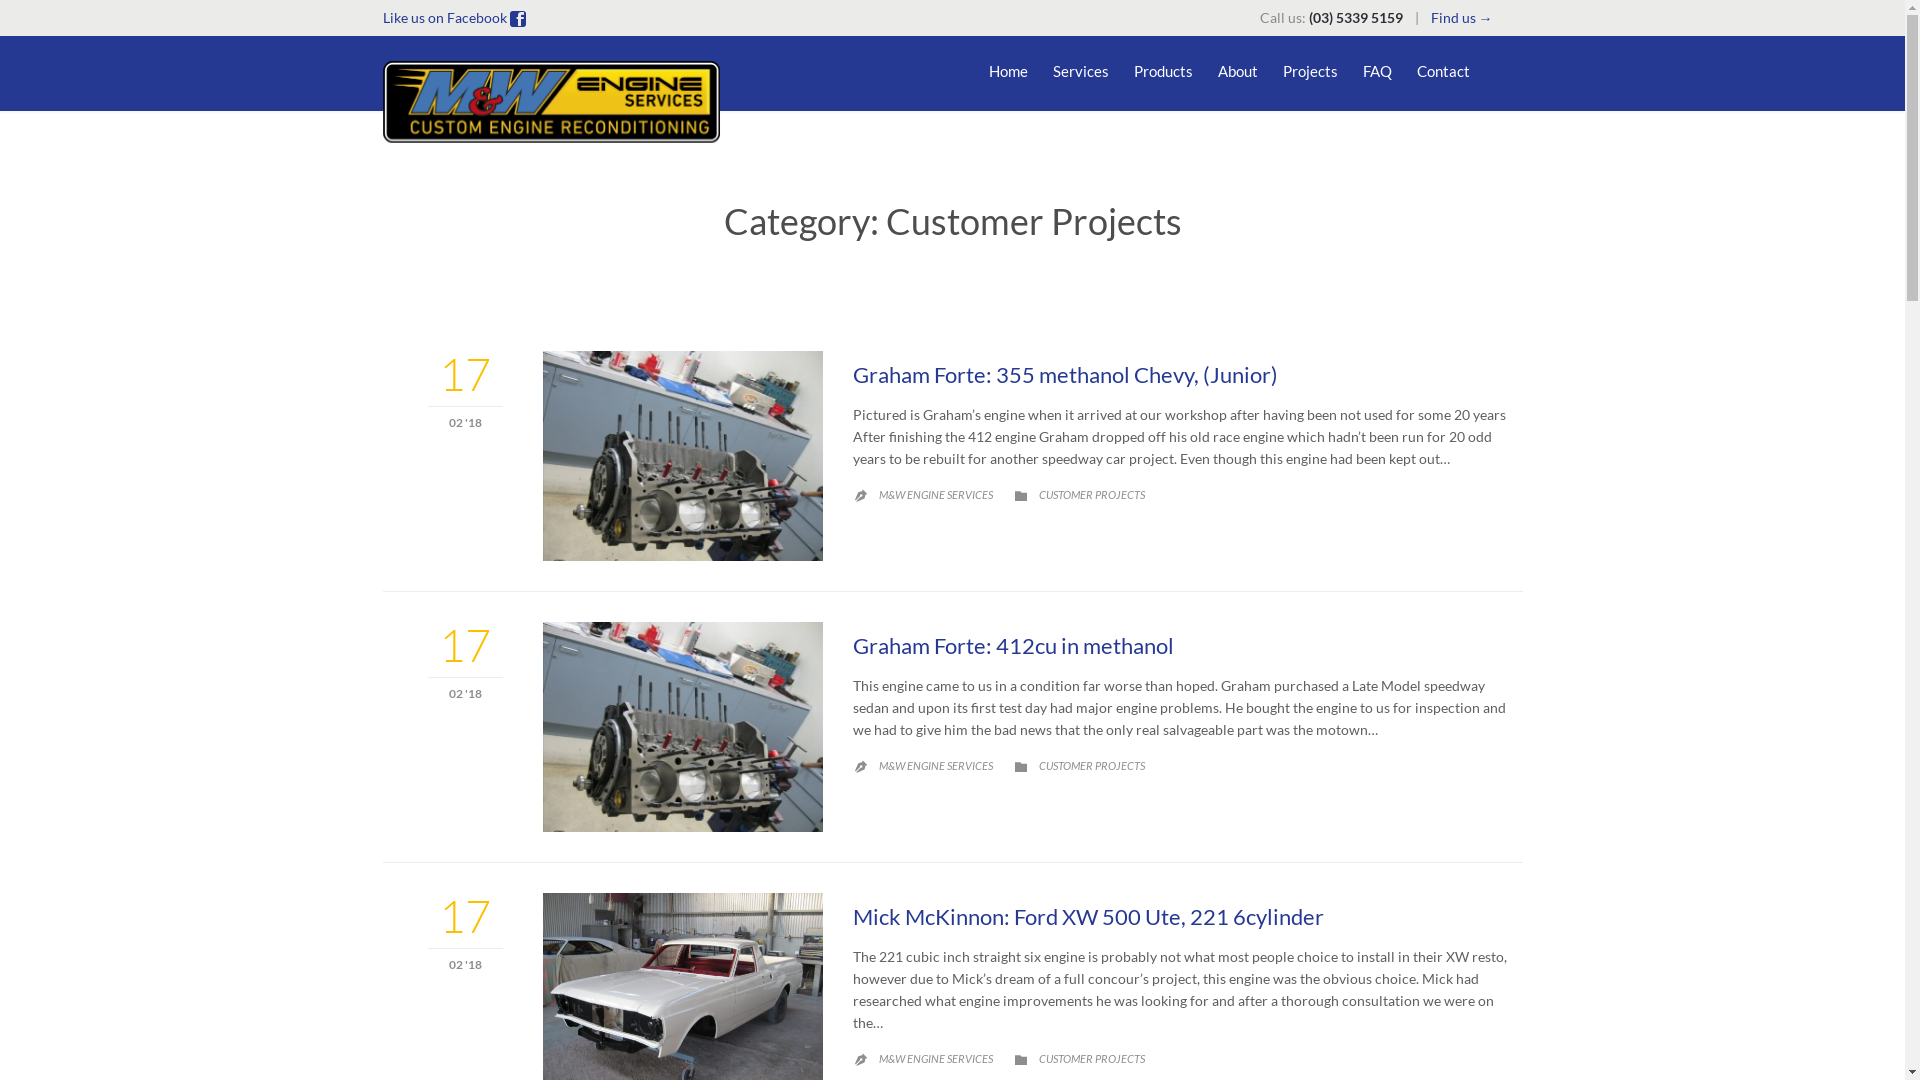 The image size is (1920, 1080). I want to click on 'Graham Forte: 355 methanol Chevy, (Junior)', so click(1063, 374).